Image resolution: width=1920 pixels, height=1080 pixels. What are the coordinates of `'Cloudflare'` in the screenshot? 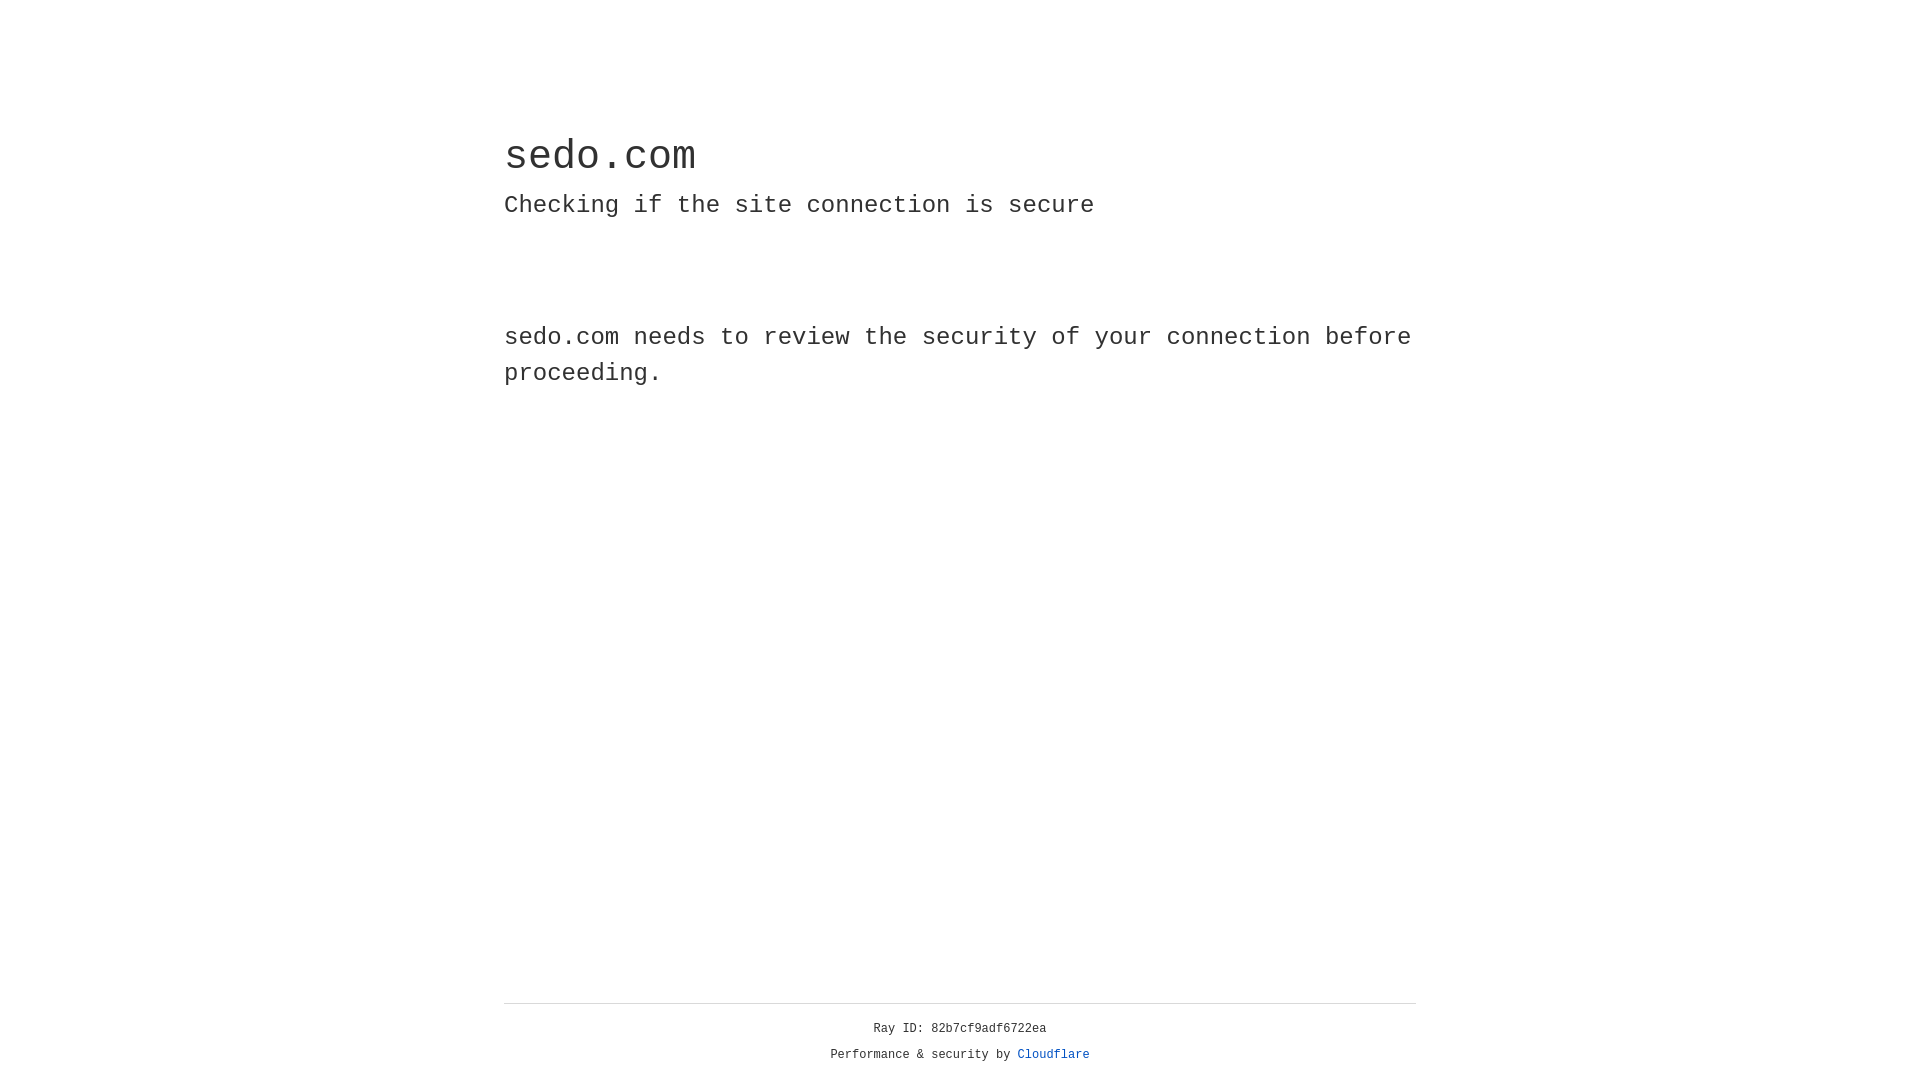 It's located at (1017, 1054).